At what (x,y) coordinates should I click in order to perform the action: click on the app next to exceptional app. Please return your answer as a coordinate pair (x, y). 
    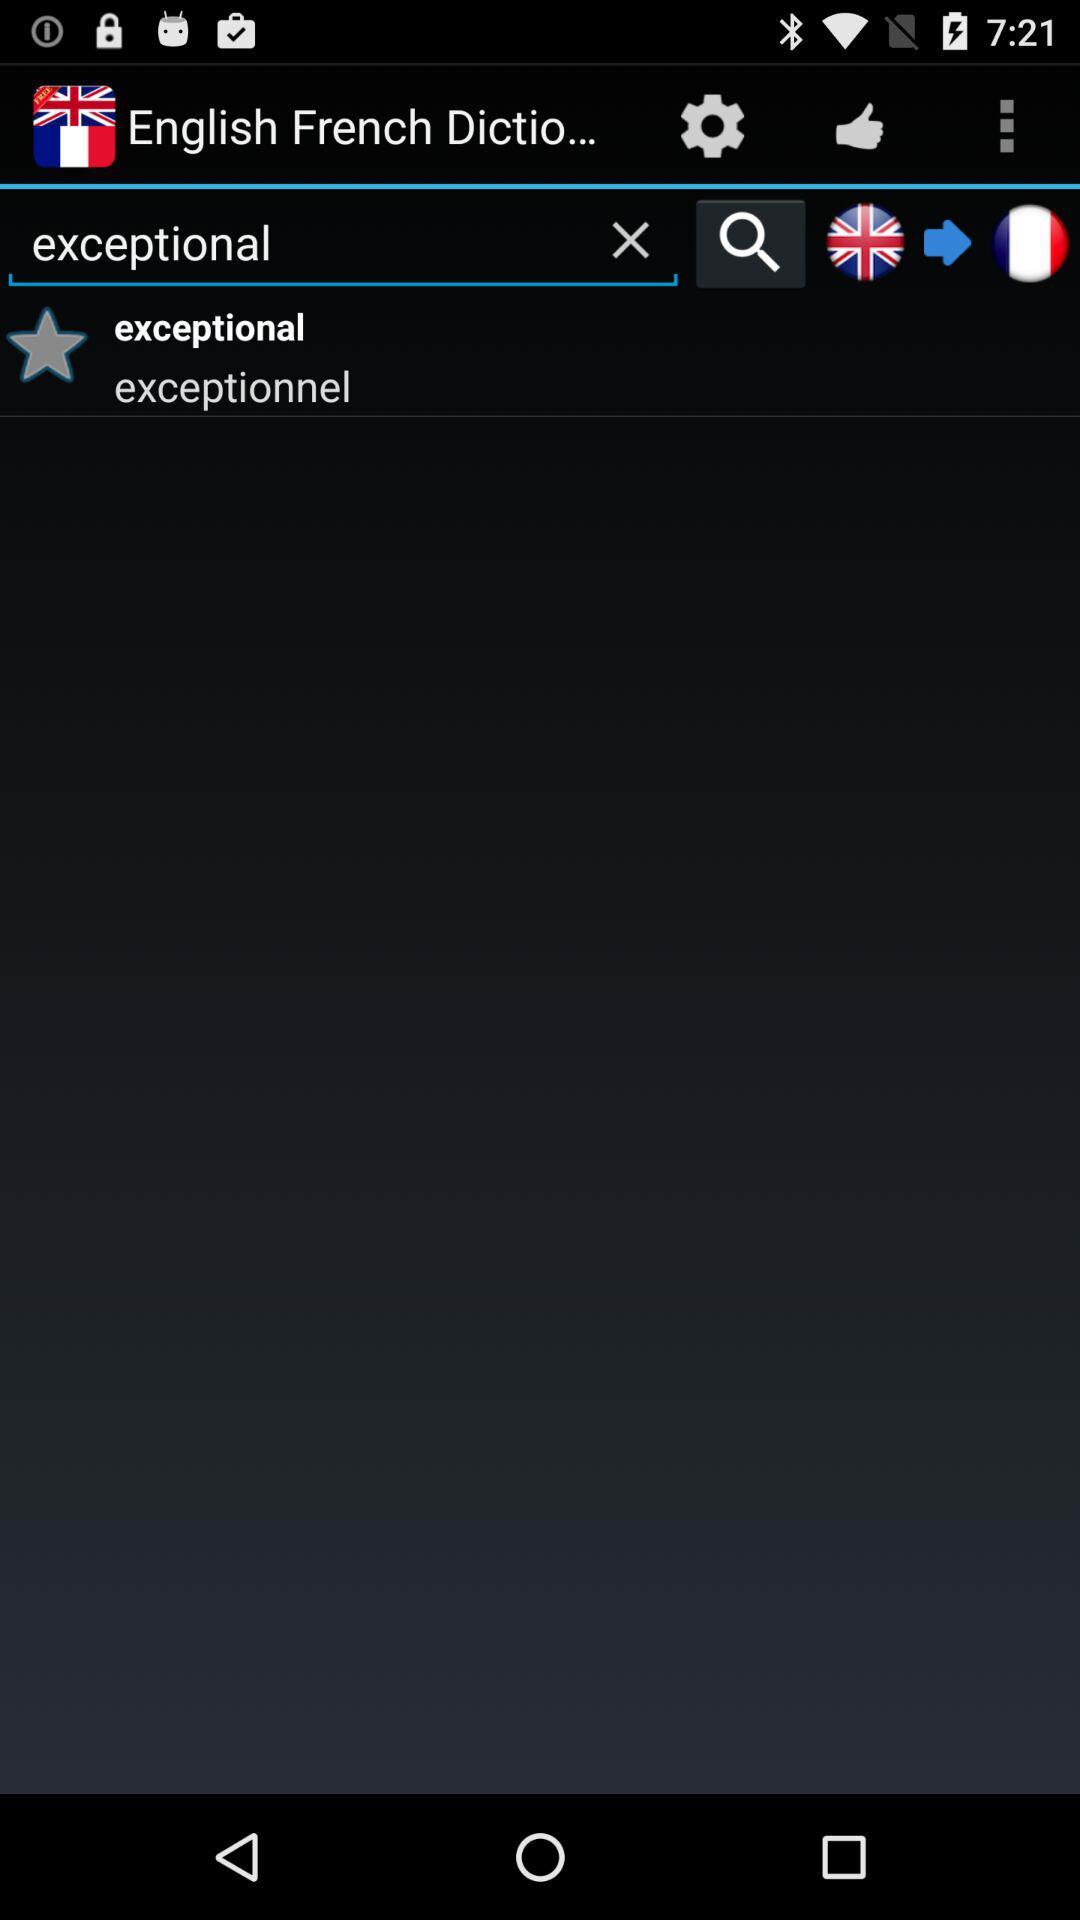
    Looking at the image, I should click on (53, 344).